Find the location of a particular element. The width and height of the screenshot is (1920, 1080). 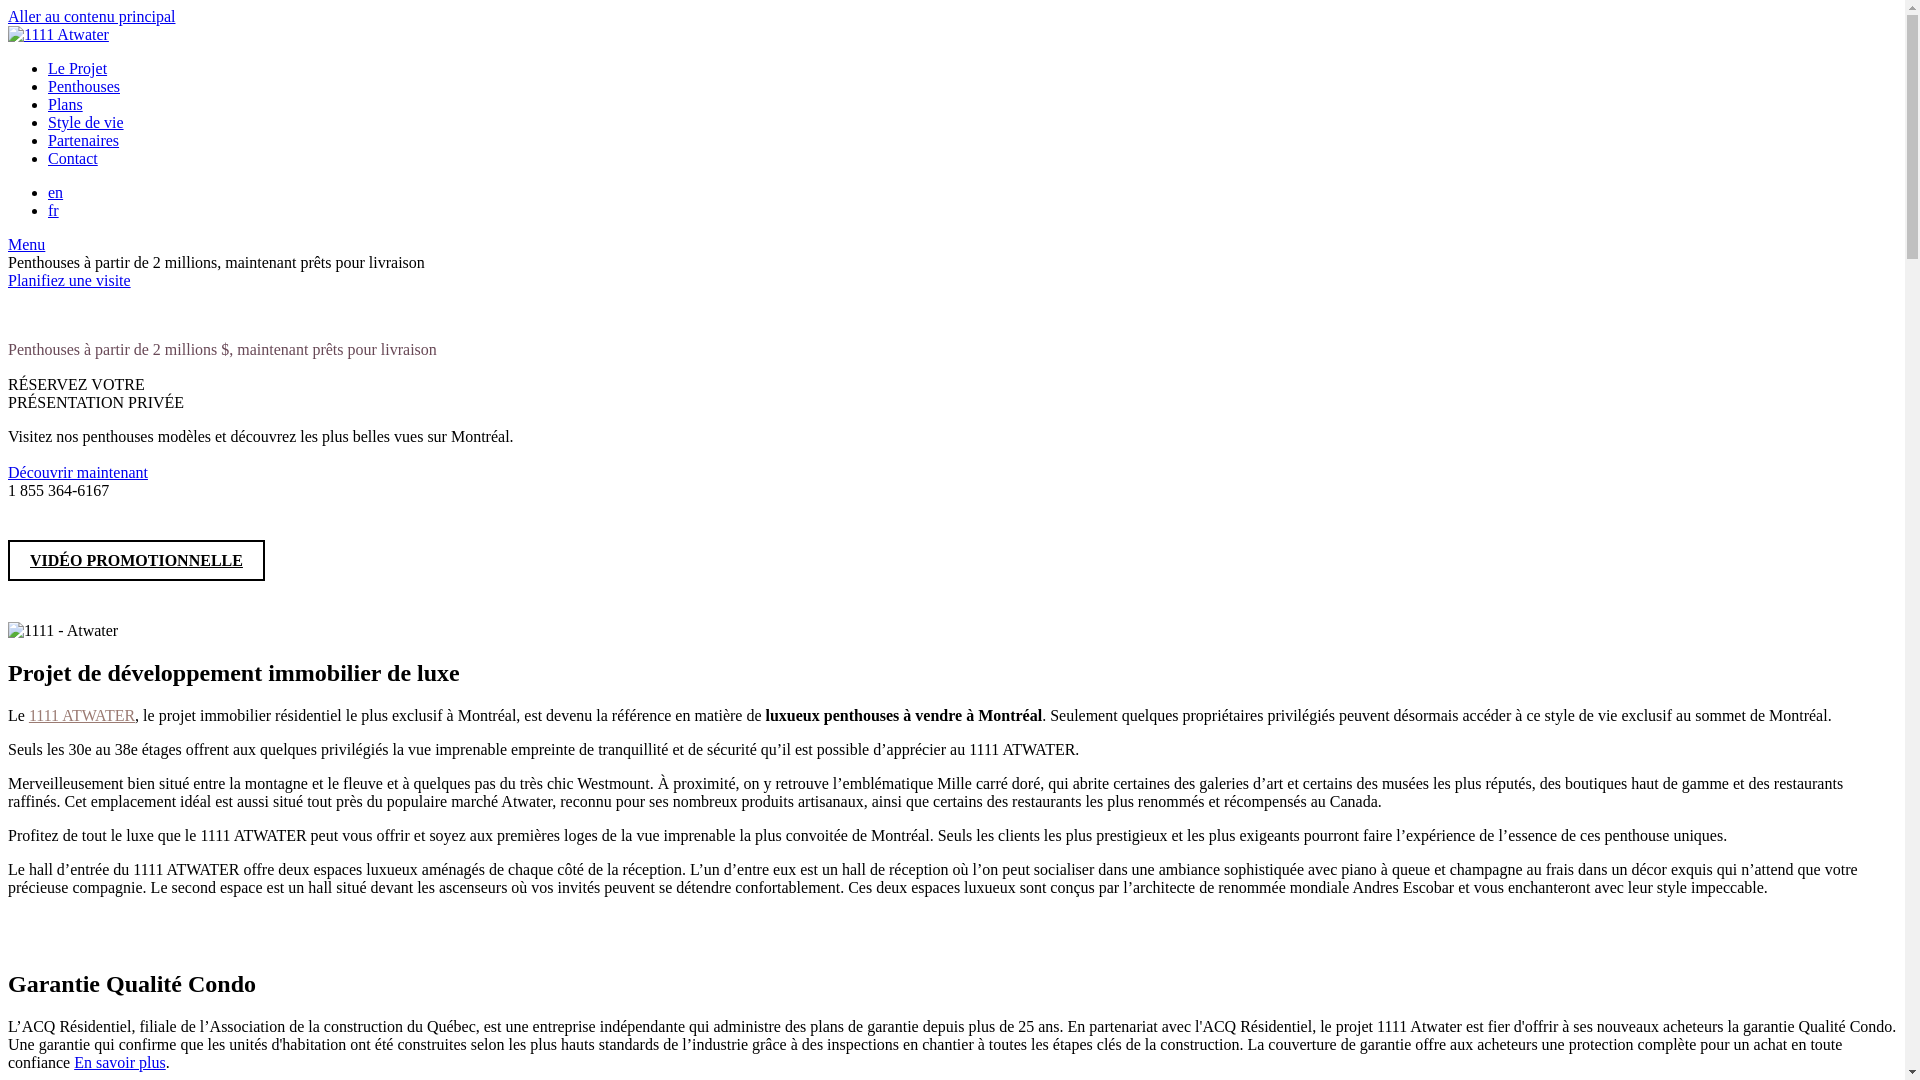

'1111 ATWATER' is located at coordinates (80, 714).